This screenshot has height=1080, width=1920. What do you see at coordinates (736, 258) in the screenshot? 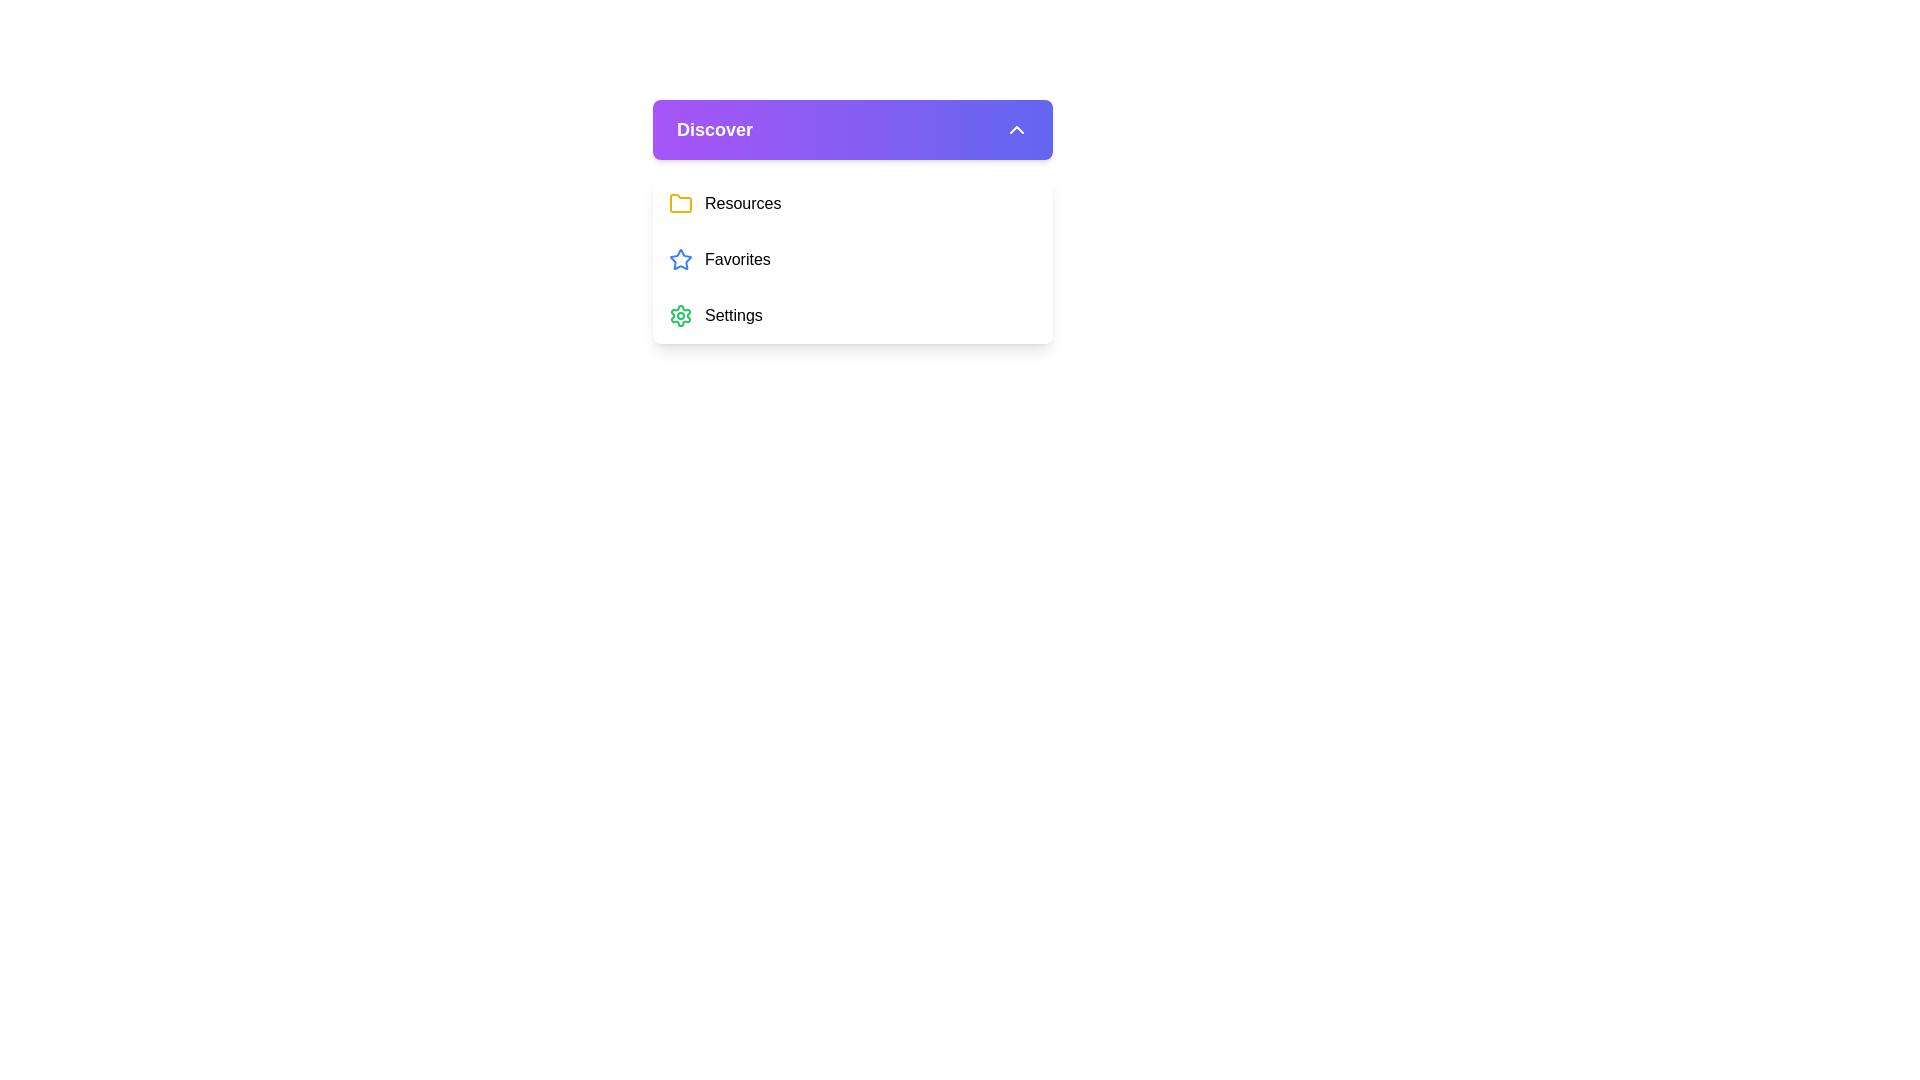
I see `the second menu item labeled 'Favorites' under the header 'Discover'` at bounding box center [736, 258].